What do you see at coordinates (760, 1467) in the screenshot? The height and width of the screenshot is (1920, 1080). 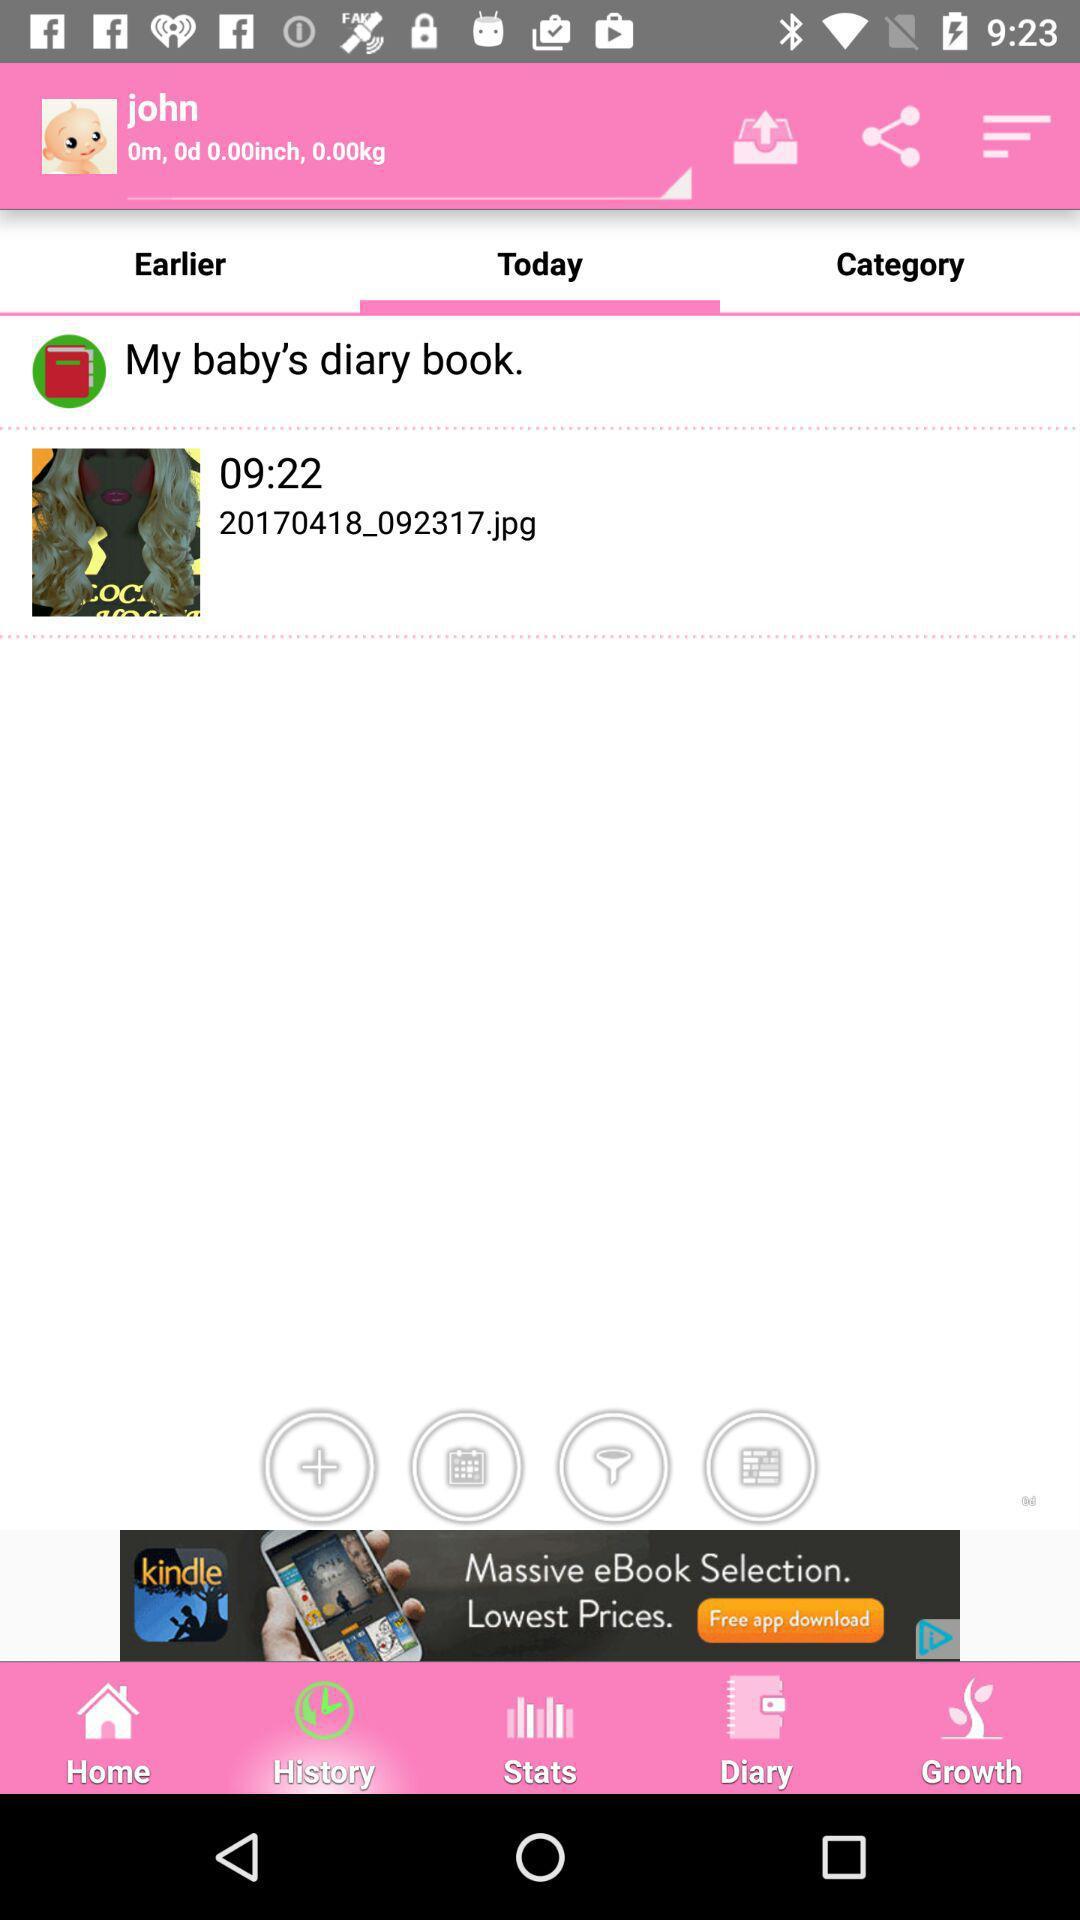 I see `photo gallery` at bounding box center [760, 1467].